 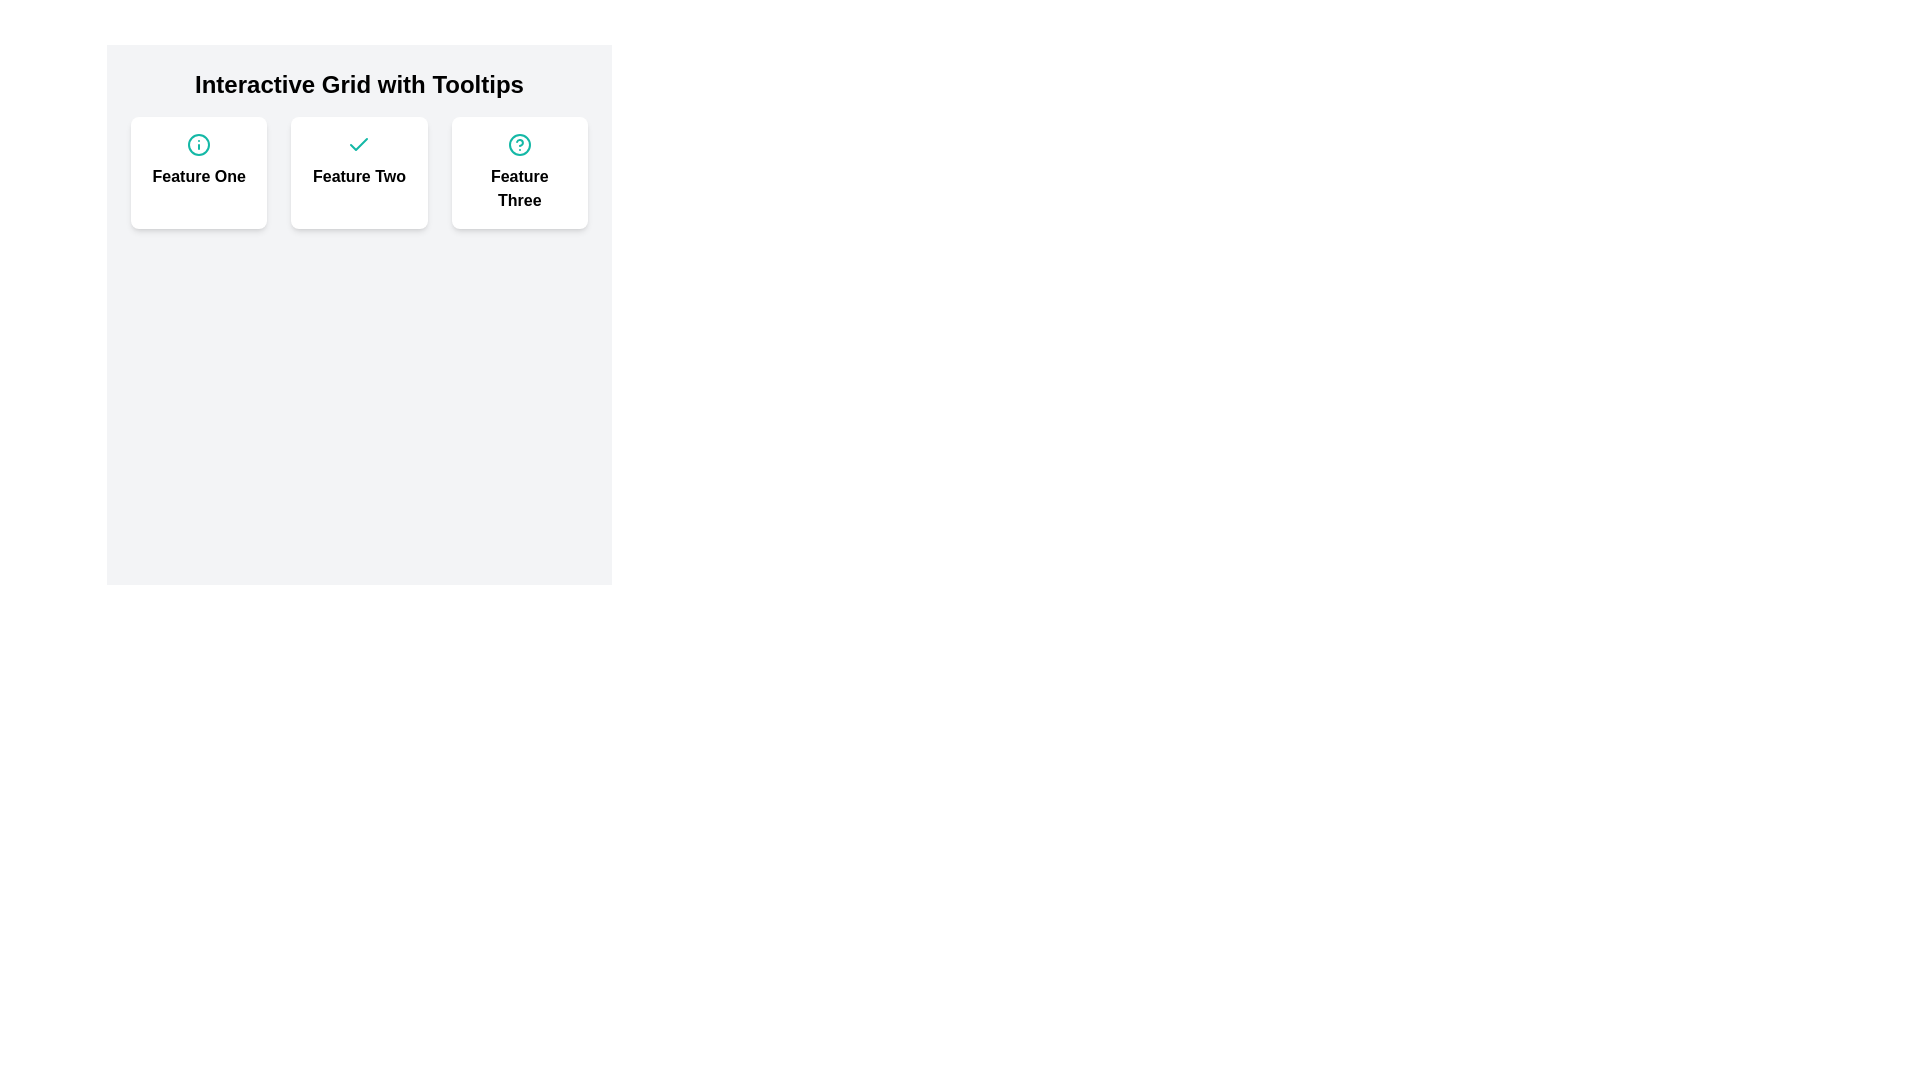 I want to click on the teal circular icon with an information symbol located above the text 'Feature One', so click(x=199, y=144).